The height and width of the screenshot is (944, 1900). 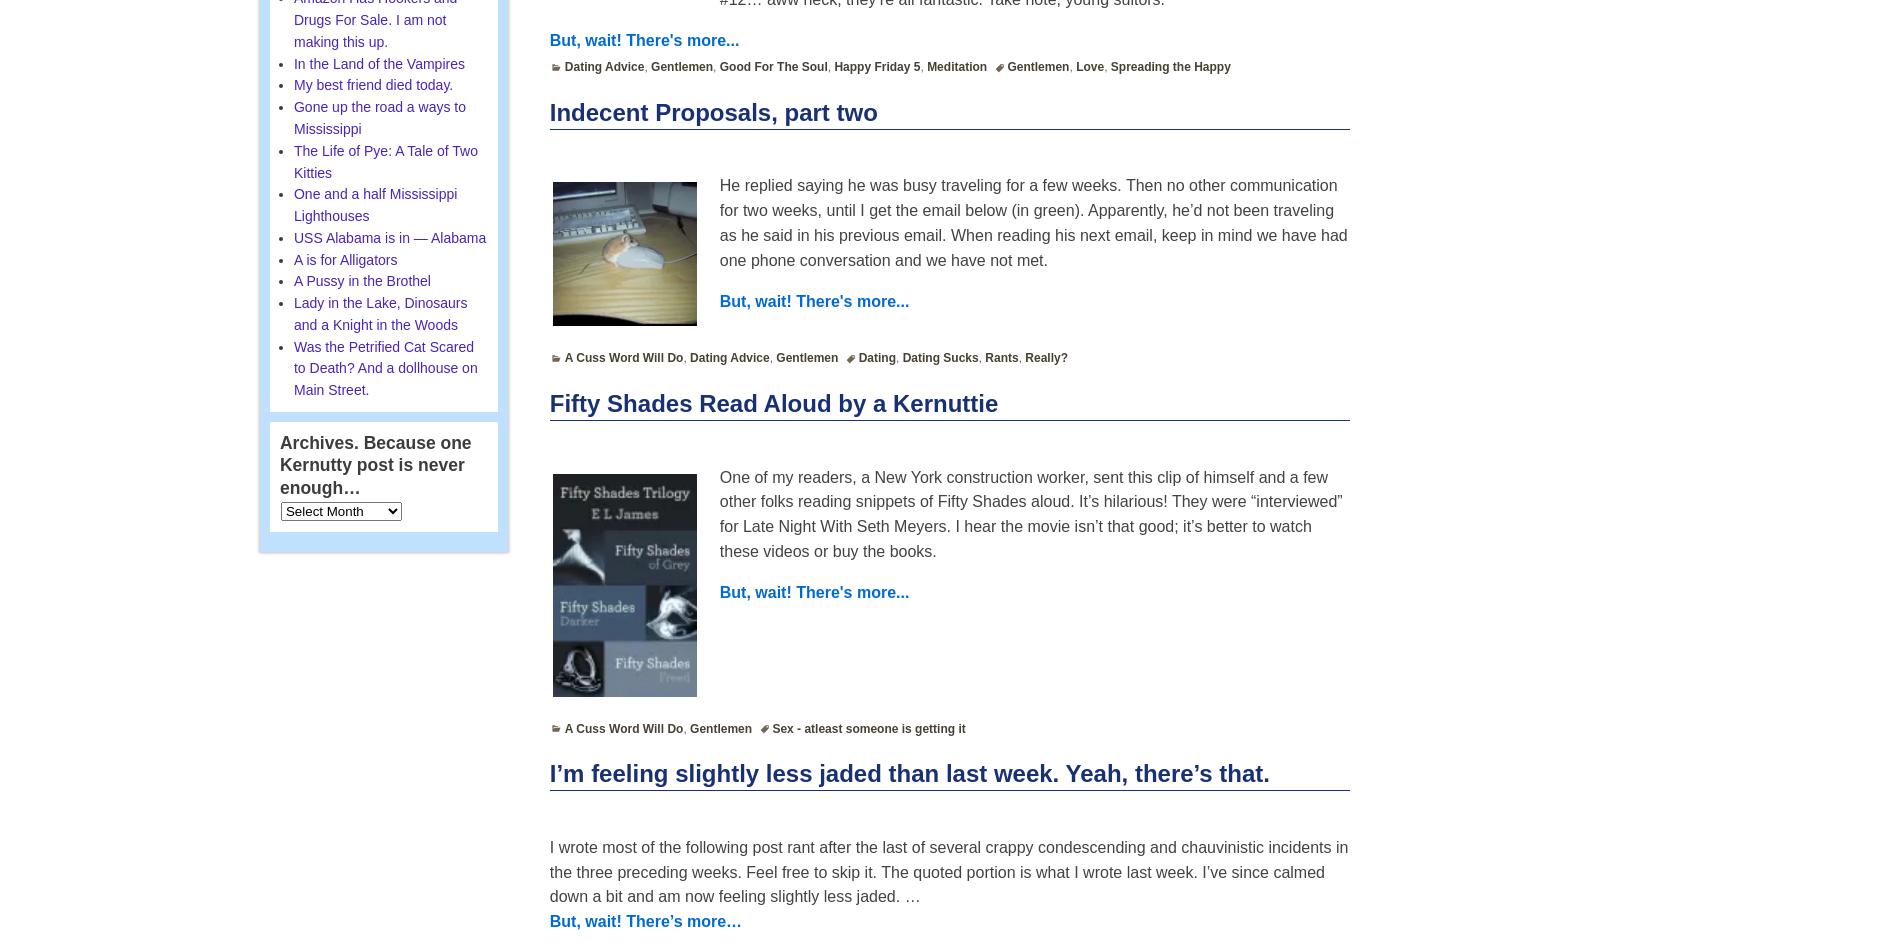 What do you see at coordinates (1033, 221) in the screenshot?
I see `'He replied saying he was busy traveling for a few weeks. Then no other communication for two weeks, until I get the email below (in green). Apparently, he’d not been traveling as he said in his previous email. When reading his next email, keep in mind we have had one phone conversation and we have not met.'` at bounding box center [1033, 221].